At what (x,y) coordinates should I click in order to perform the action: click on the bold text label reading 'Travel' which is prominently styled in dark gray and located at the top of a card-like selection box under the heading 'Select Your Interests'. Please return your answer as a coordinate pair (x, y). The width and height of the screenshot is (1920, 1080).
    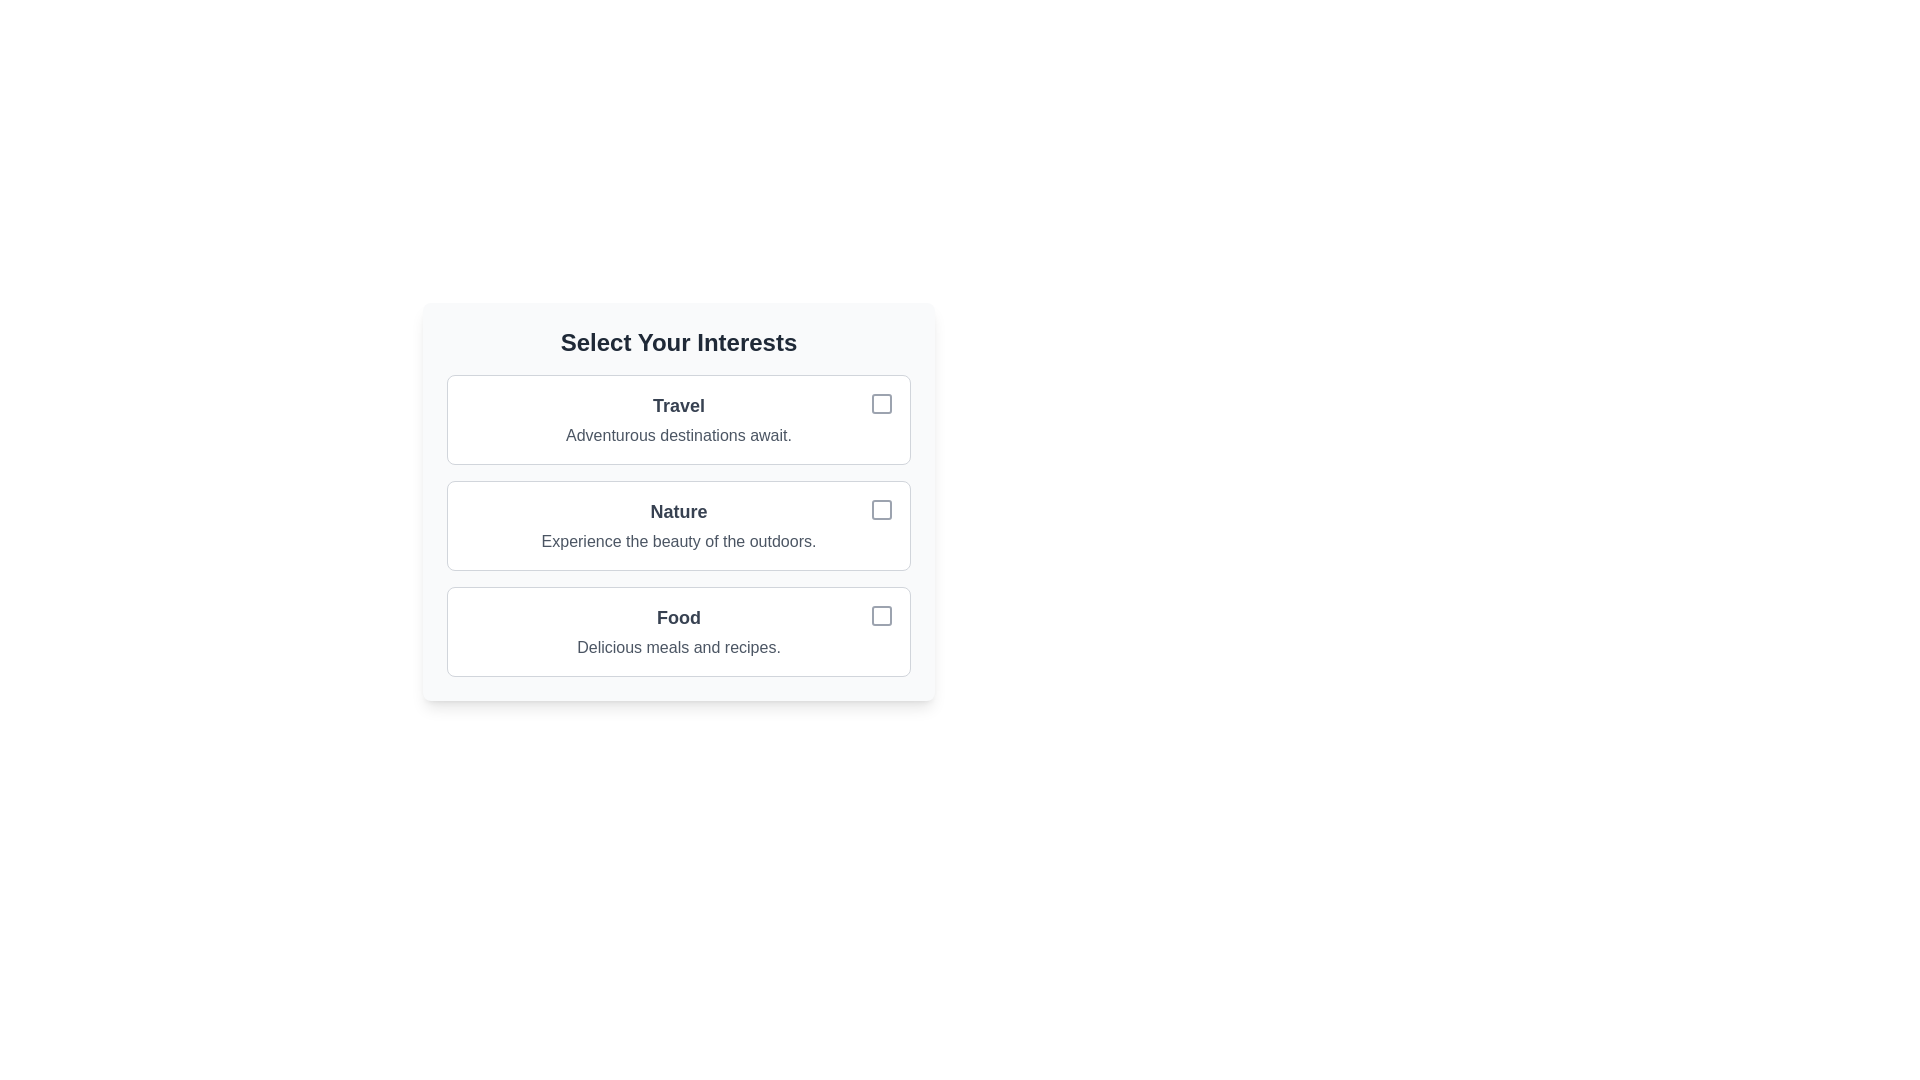
    Looking at the image, I should click on (678, 405).